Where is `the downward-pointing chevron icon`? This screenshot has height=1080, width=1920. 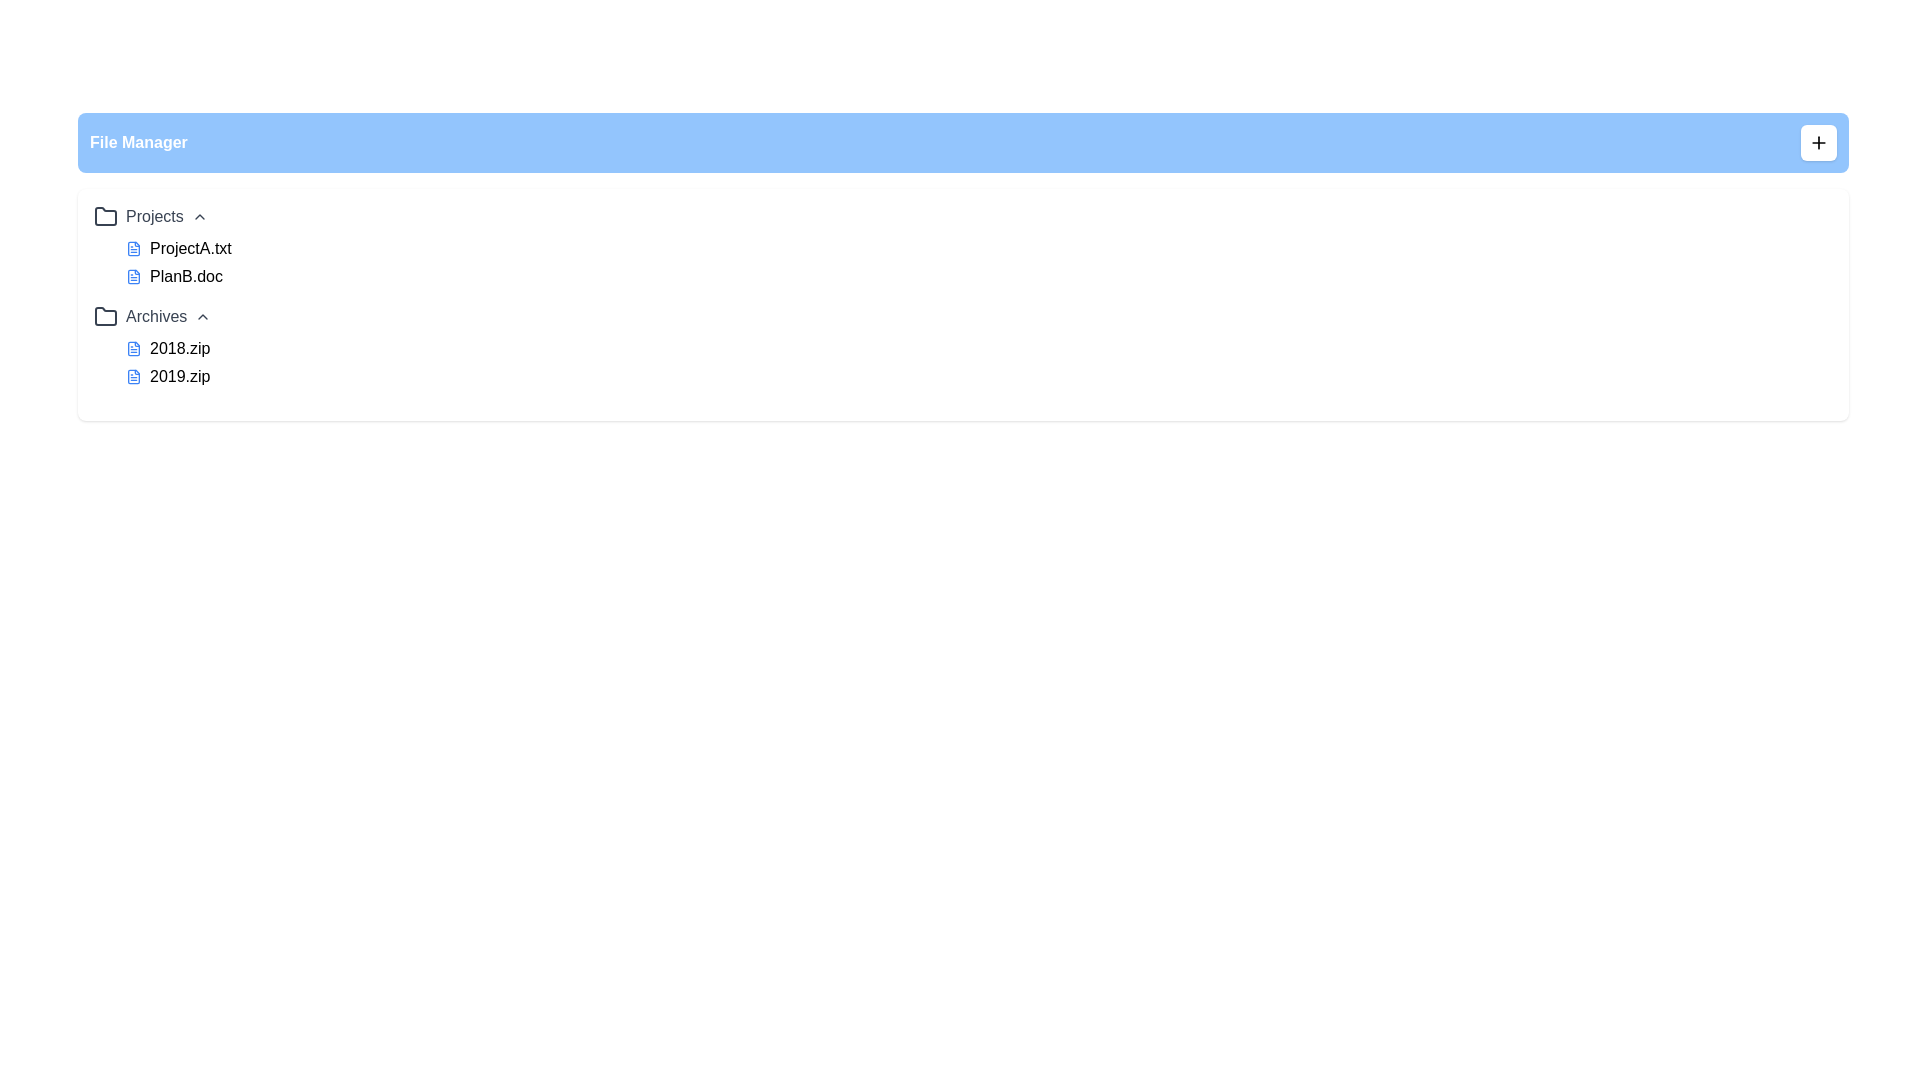
the downward-pointing chevron icon is located at coordinates (199, 216).